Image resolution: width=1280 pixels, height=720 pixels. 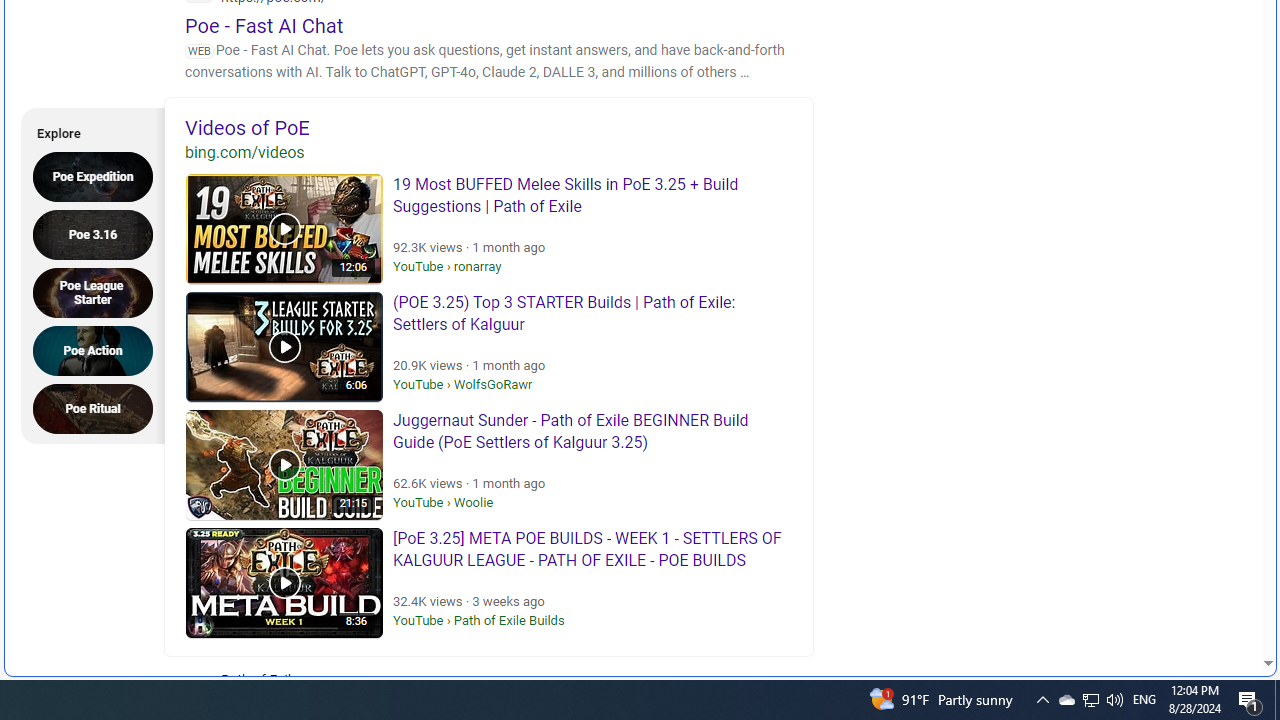 I want to click on 'Poe - Fast AI Chat', so click(x=263, y=25).